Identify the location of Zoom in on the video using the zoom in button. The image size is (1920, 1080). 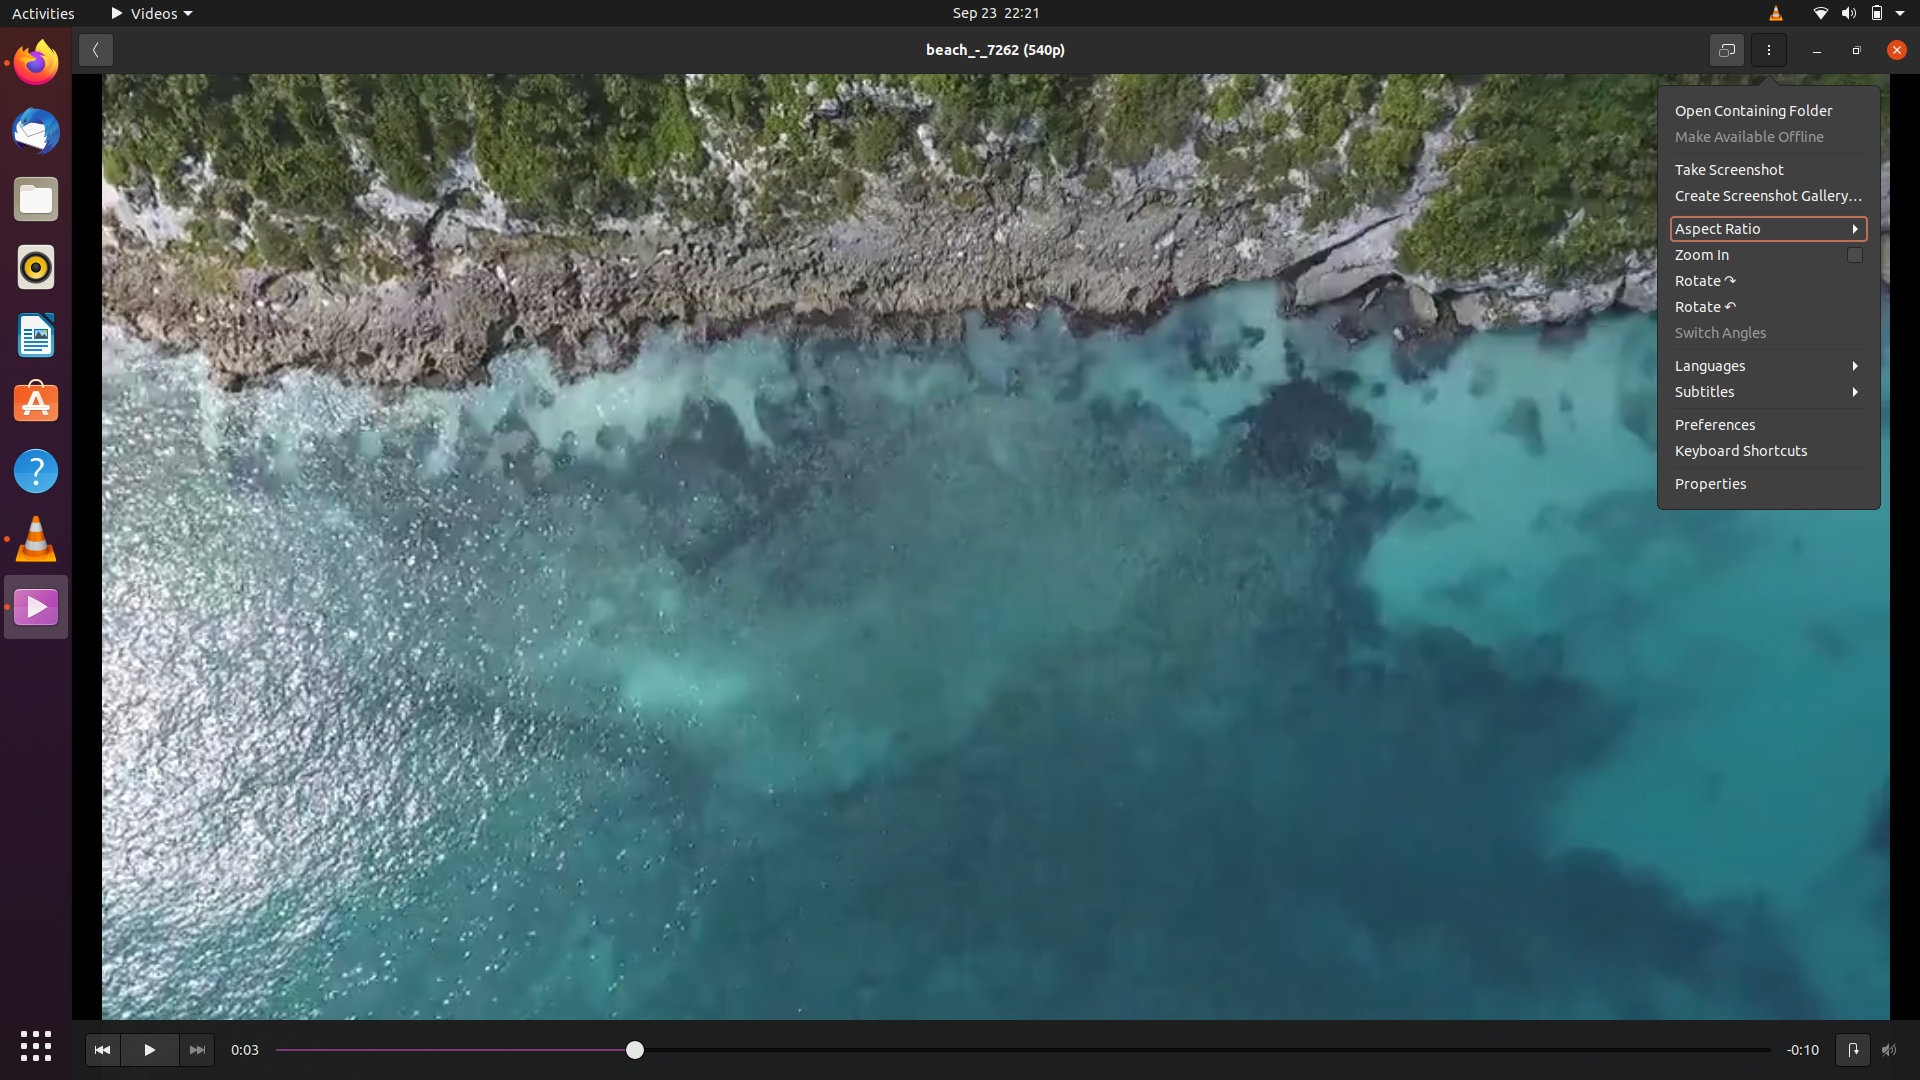
(1769, 254).